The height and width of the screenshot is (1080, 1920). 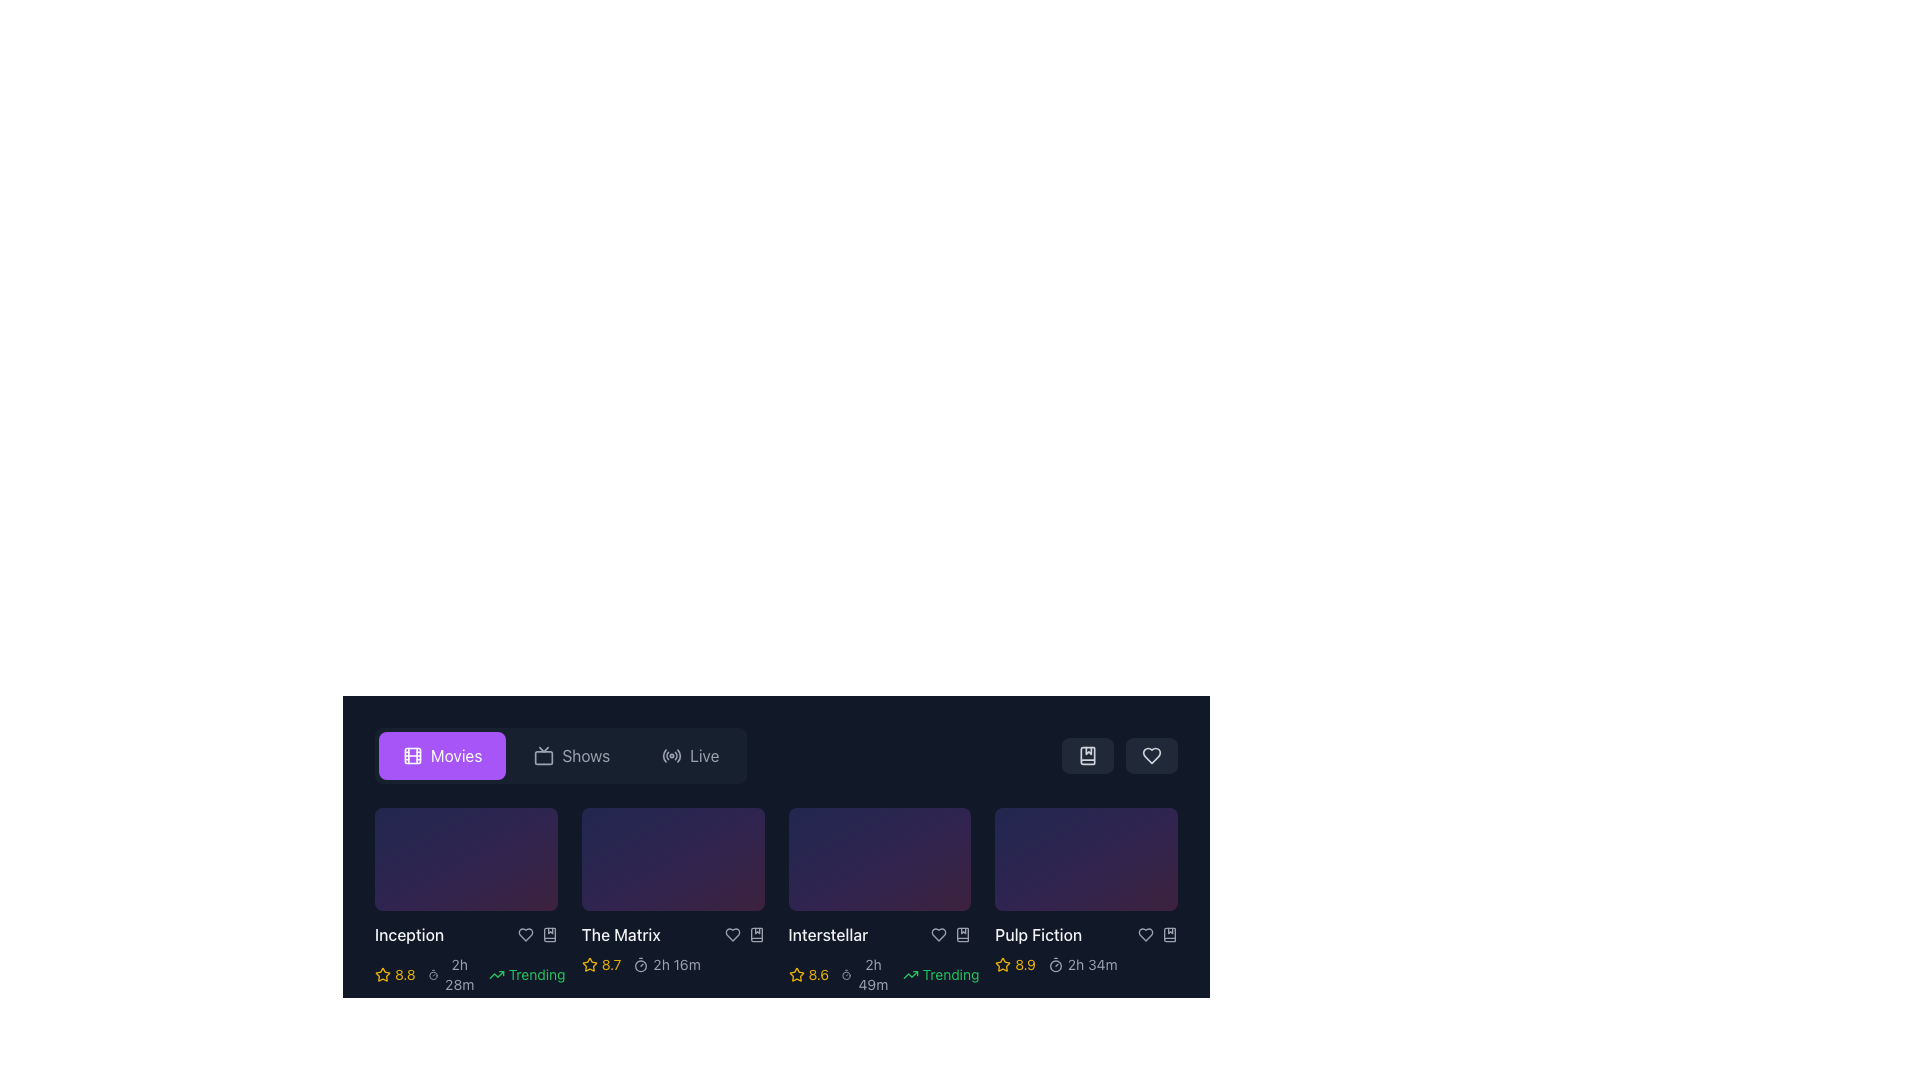 I want to click on the Rating Display element that signifies a rating associated with a movie, located to the left of the time duration group and to the right of the movie thumbnail, so click(x=808, y=973).